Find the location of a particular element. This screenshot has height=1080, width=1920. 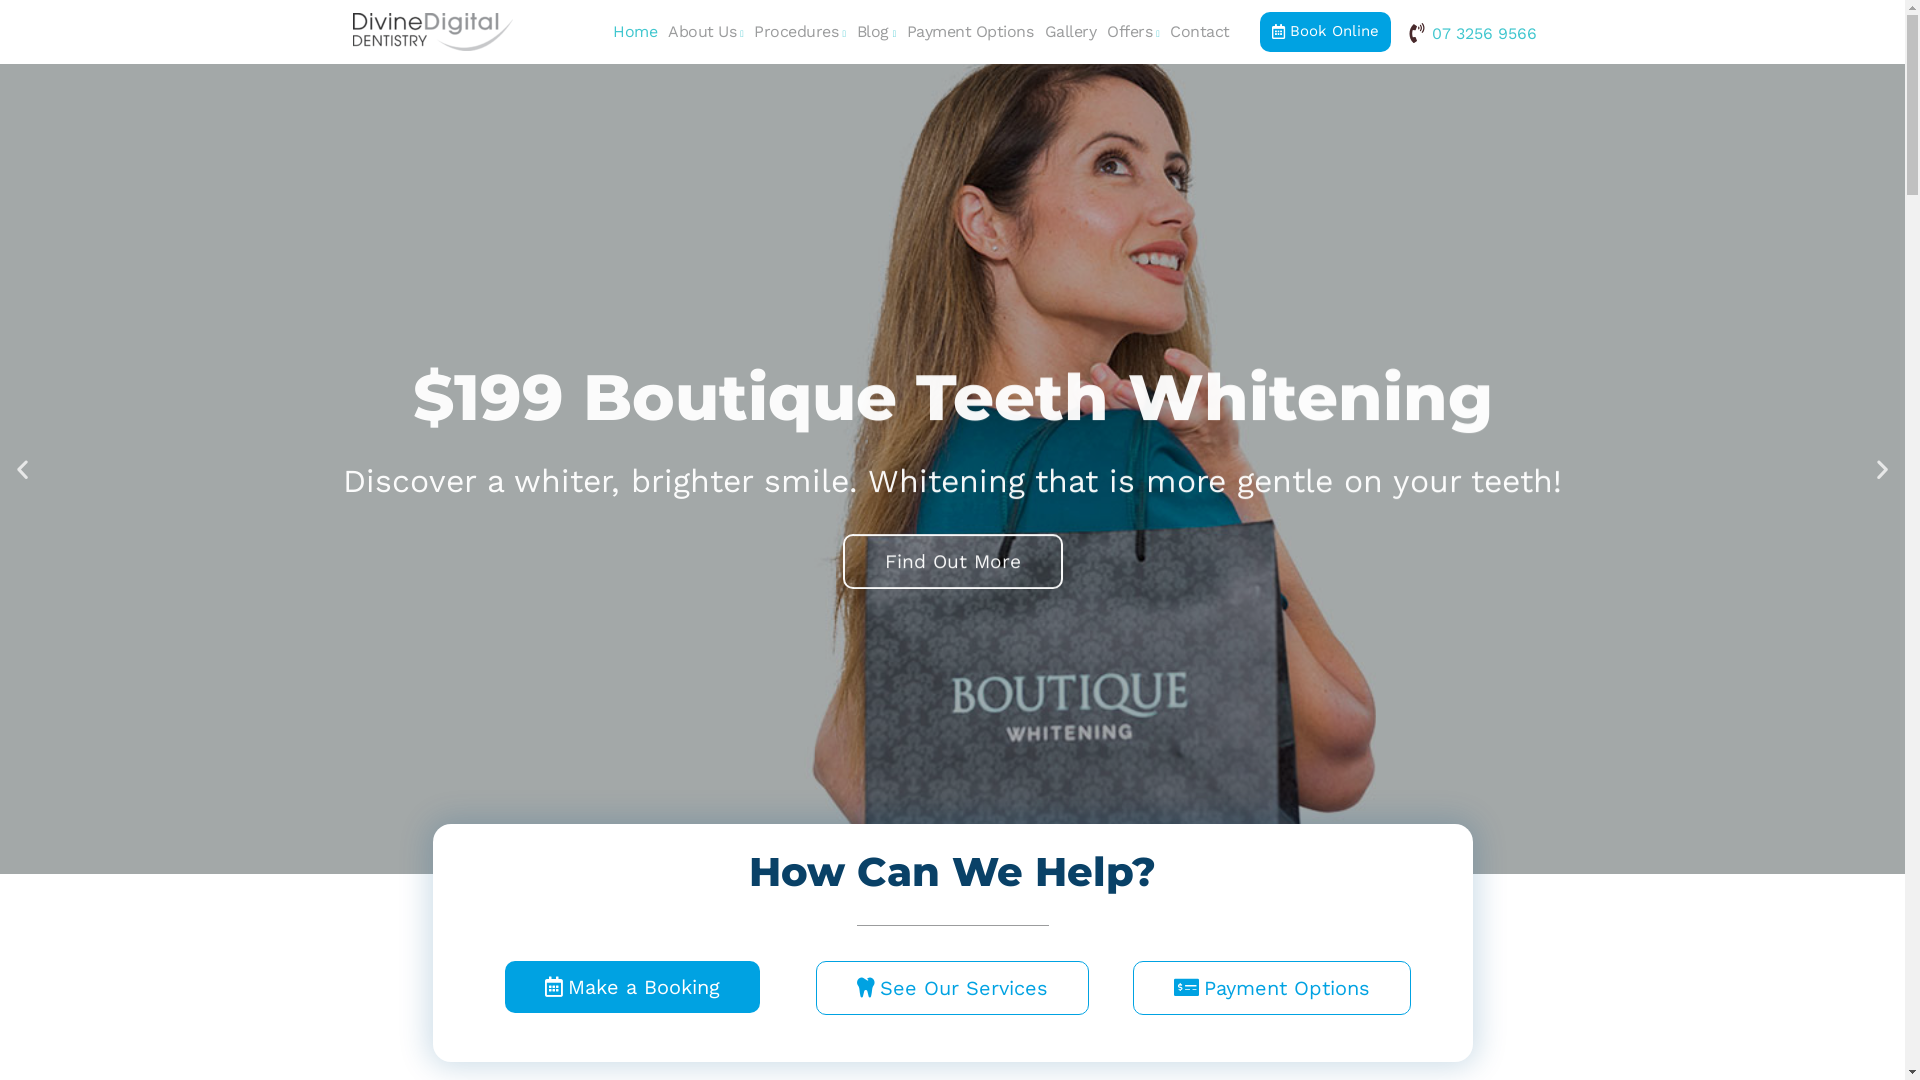

'See Our Services' is located at coordinates (951, 986).